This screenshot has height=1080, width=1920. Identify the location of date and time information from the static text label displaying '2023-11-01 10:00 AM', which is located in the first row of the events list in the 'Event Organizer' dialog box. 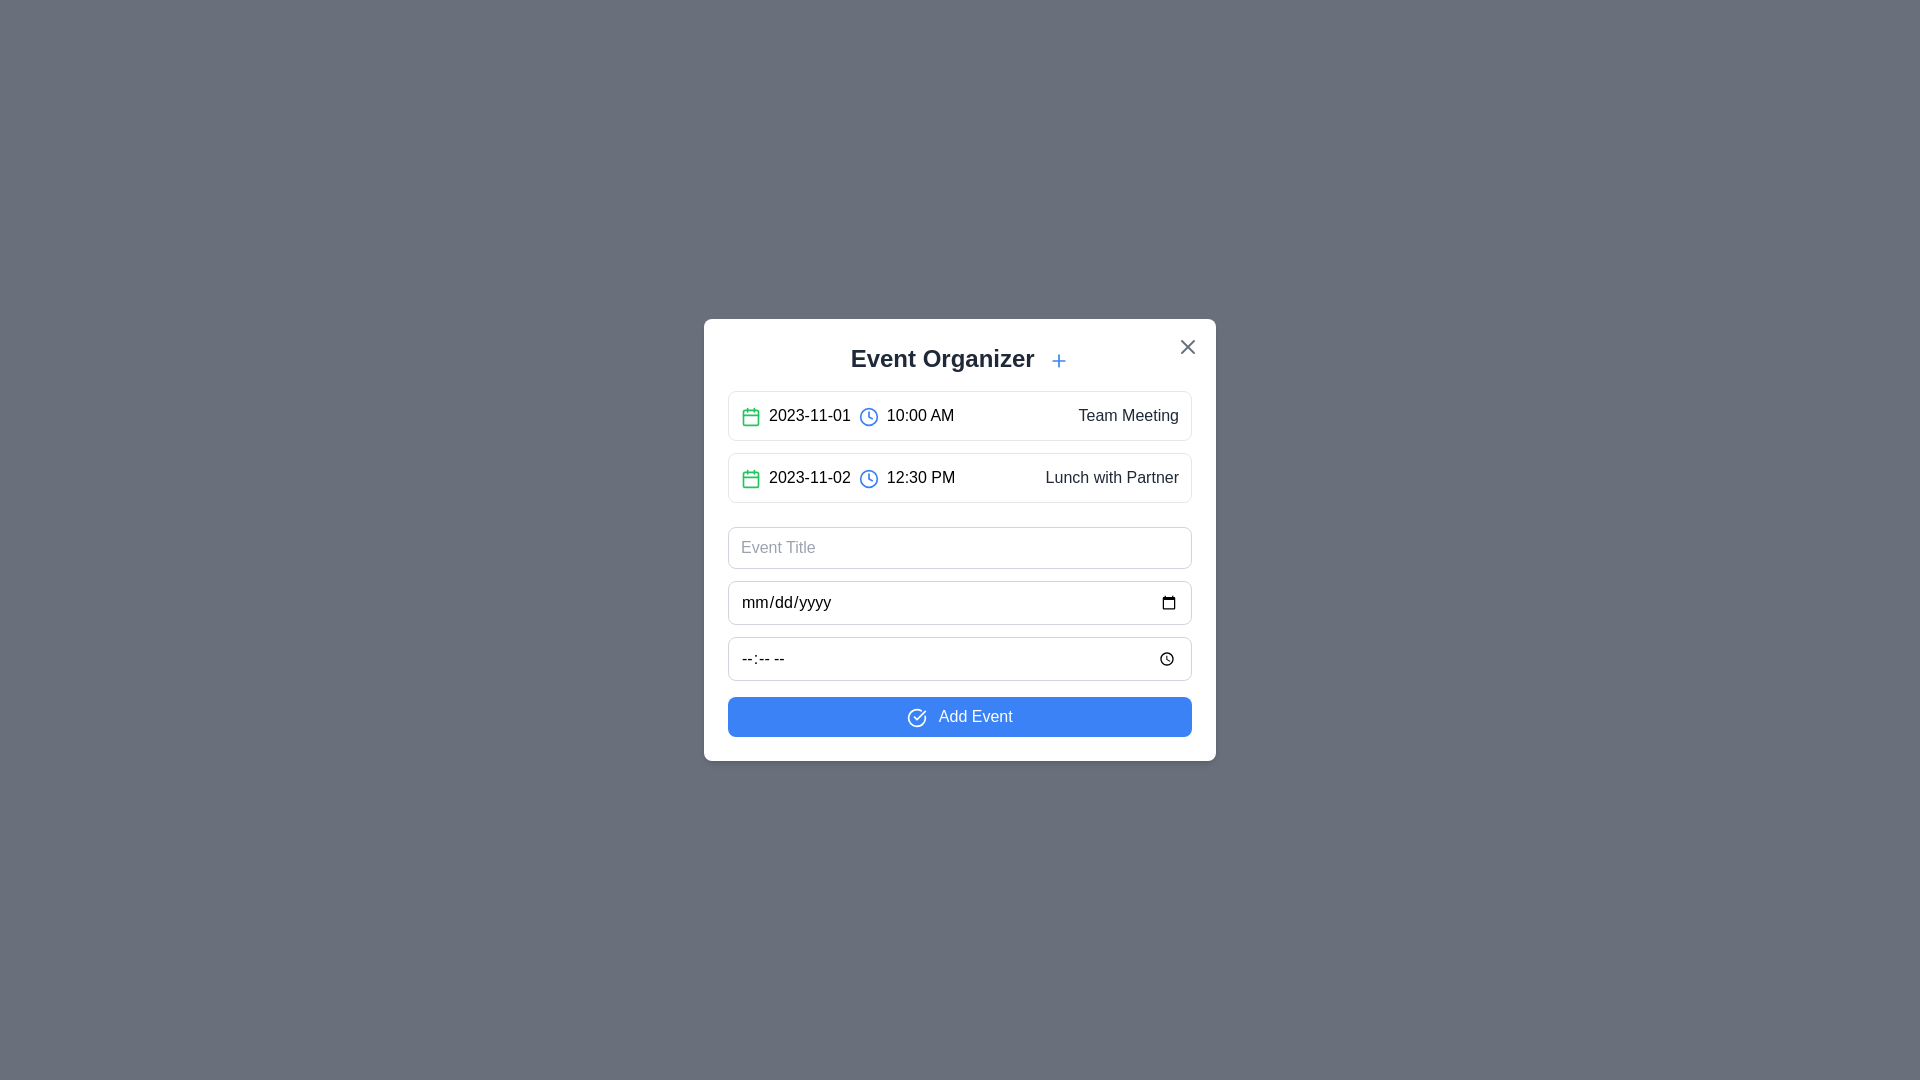
(847, 415).